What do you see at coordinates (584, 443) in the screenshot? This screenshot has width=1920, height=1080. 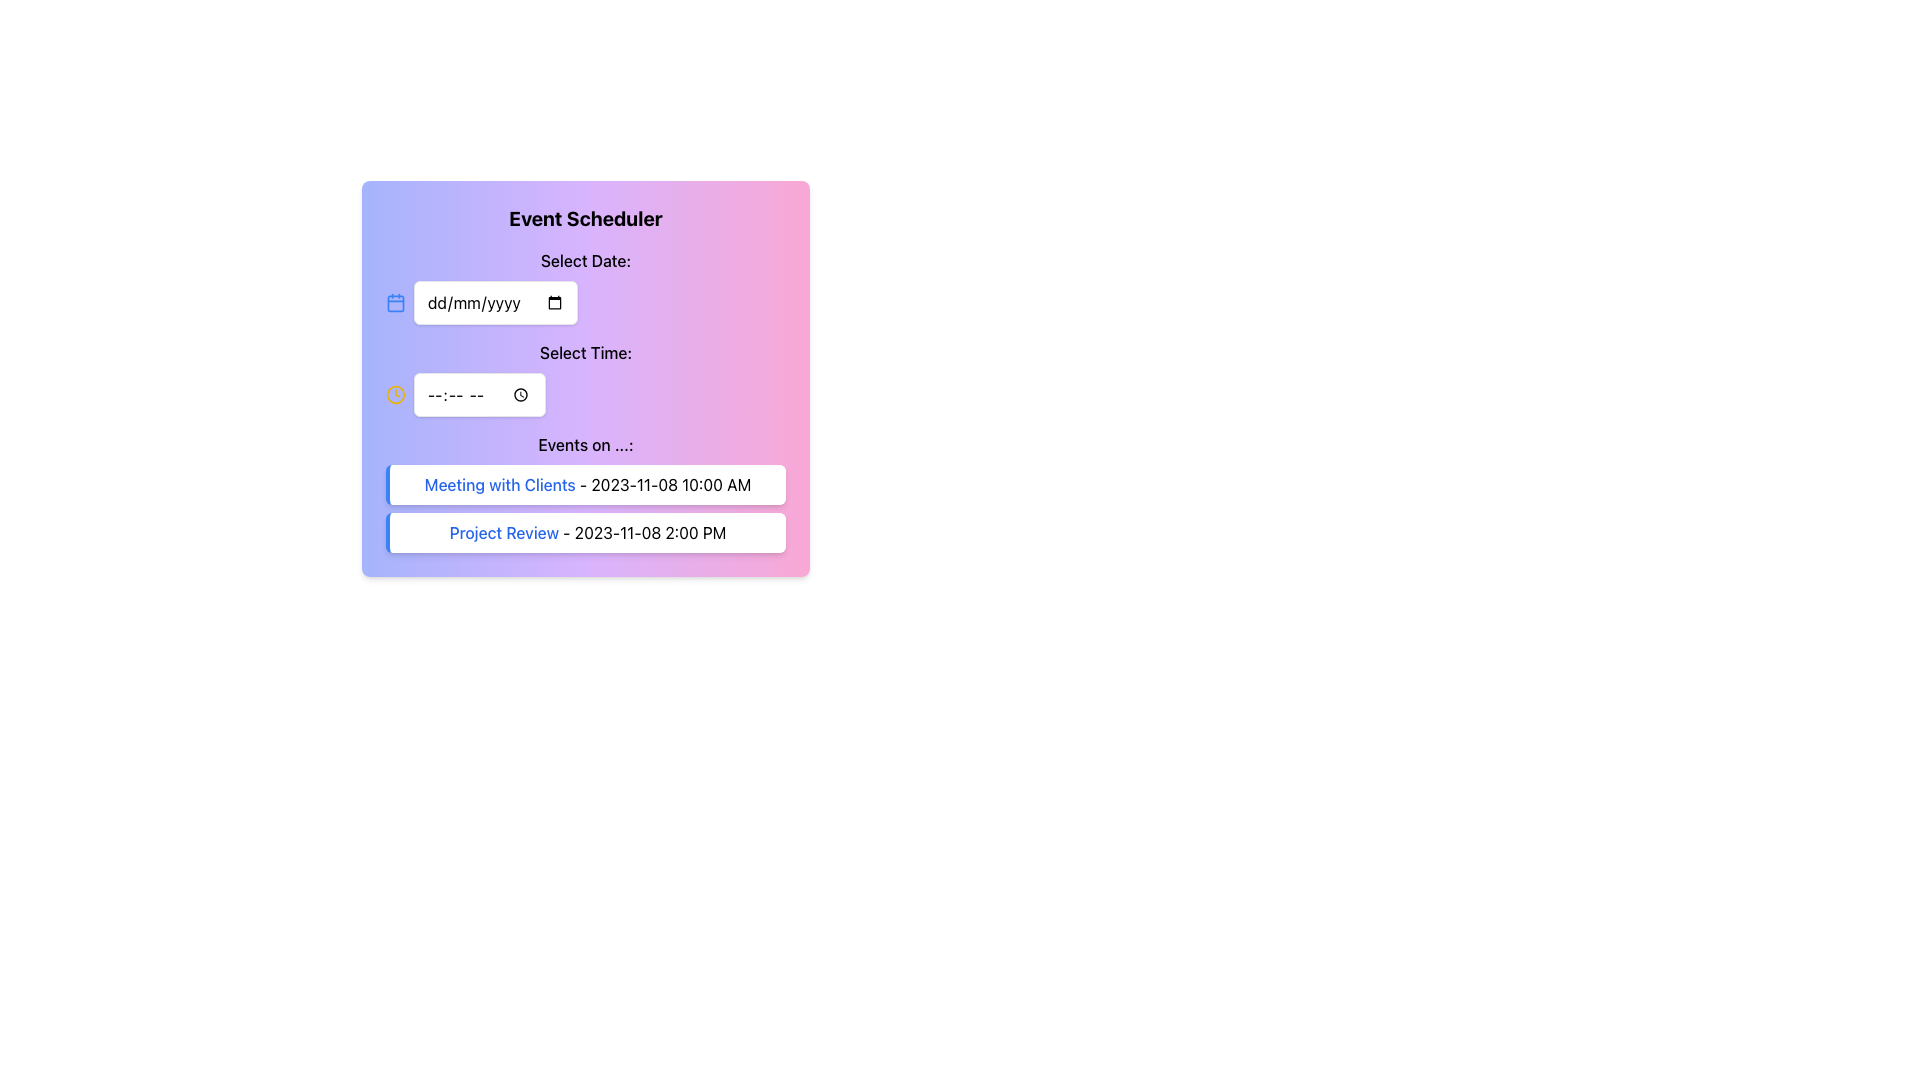 I see `the text label that serves as the header for the event list section in the scheduler interface, positioned below the 'Select Time:' input` at bounding box center [584, 443].